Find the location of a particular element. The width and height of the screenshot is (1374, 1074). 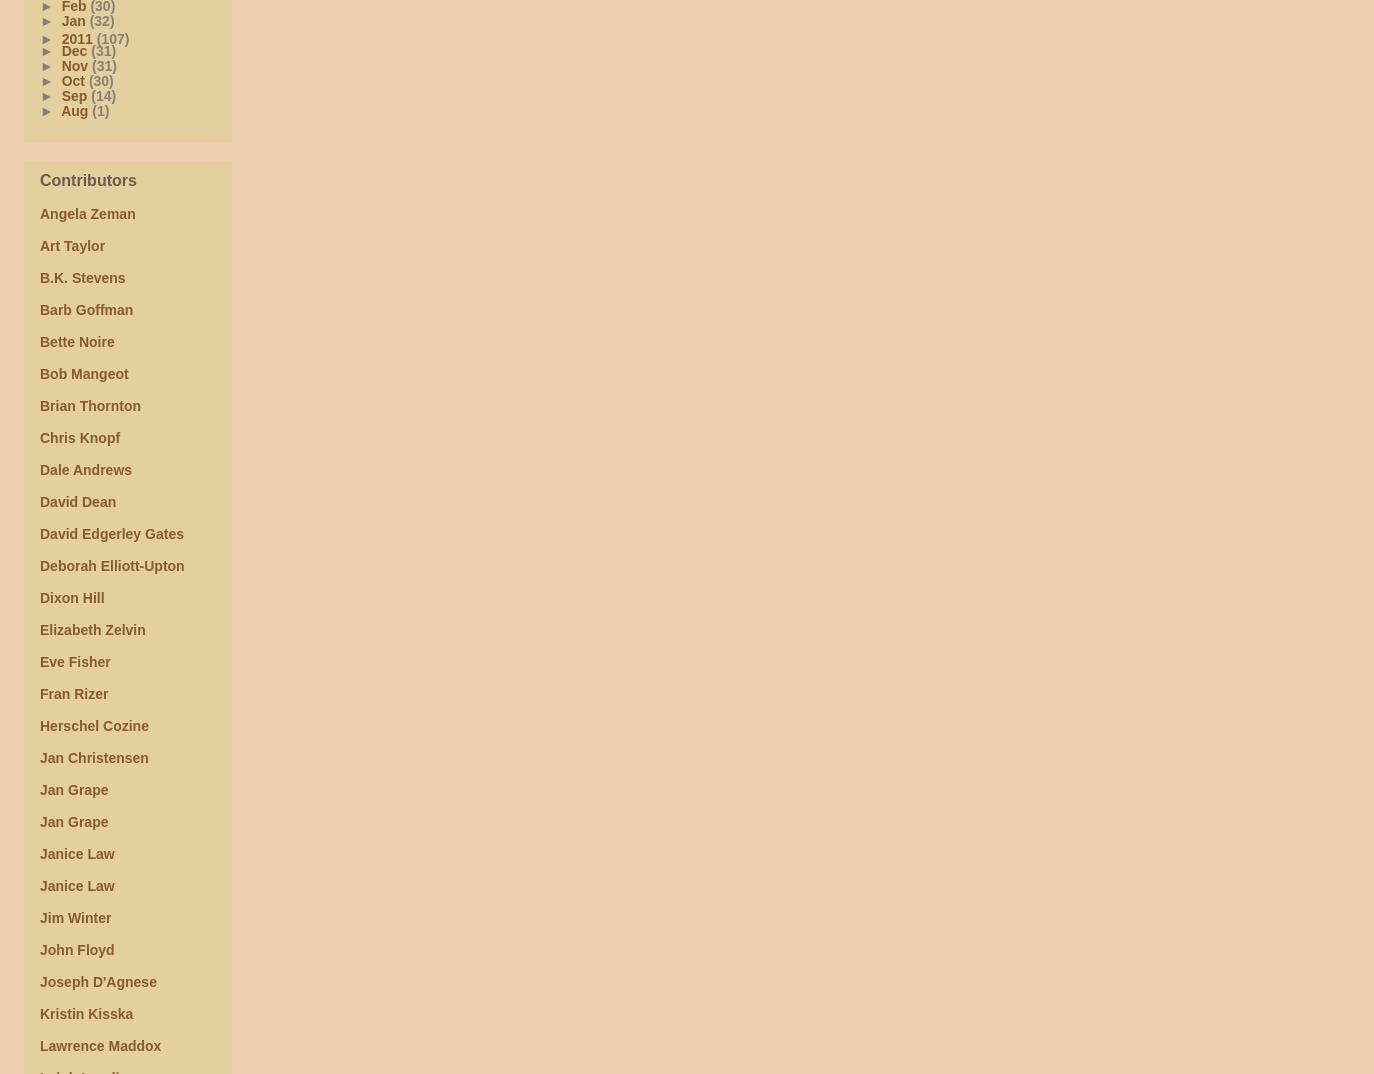

'Fran Rizer' is located at coordinates (73, 693).